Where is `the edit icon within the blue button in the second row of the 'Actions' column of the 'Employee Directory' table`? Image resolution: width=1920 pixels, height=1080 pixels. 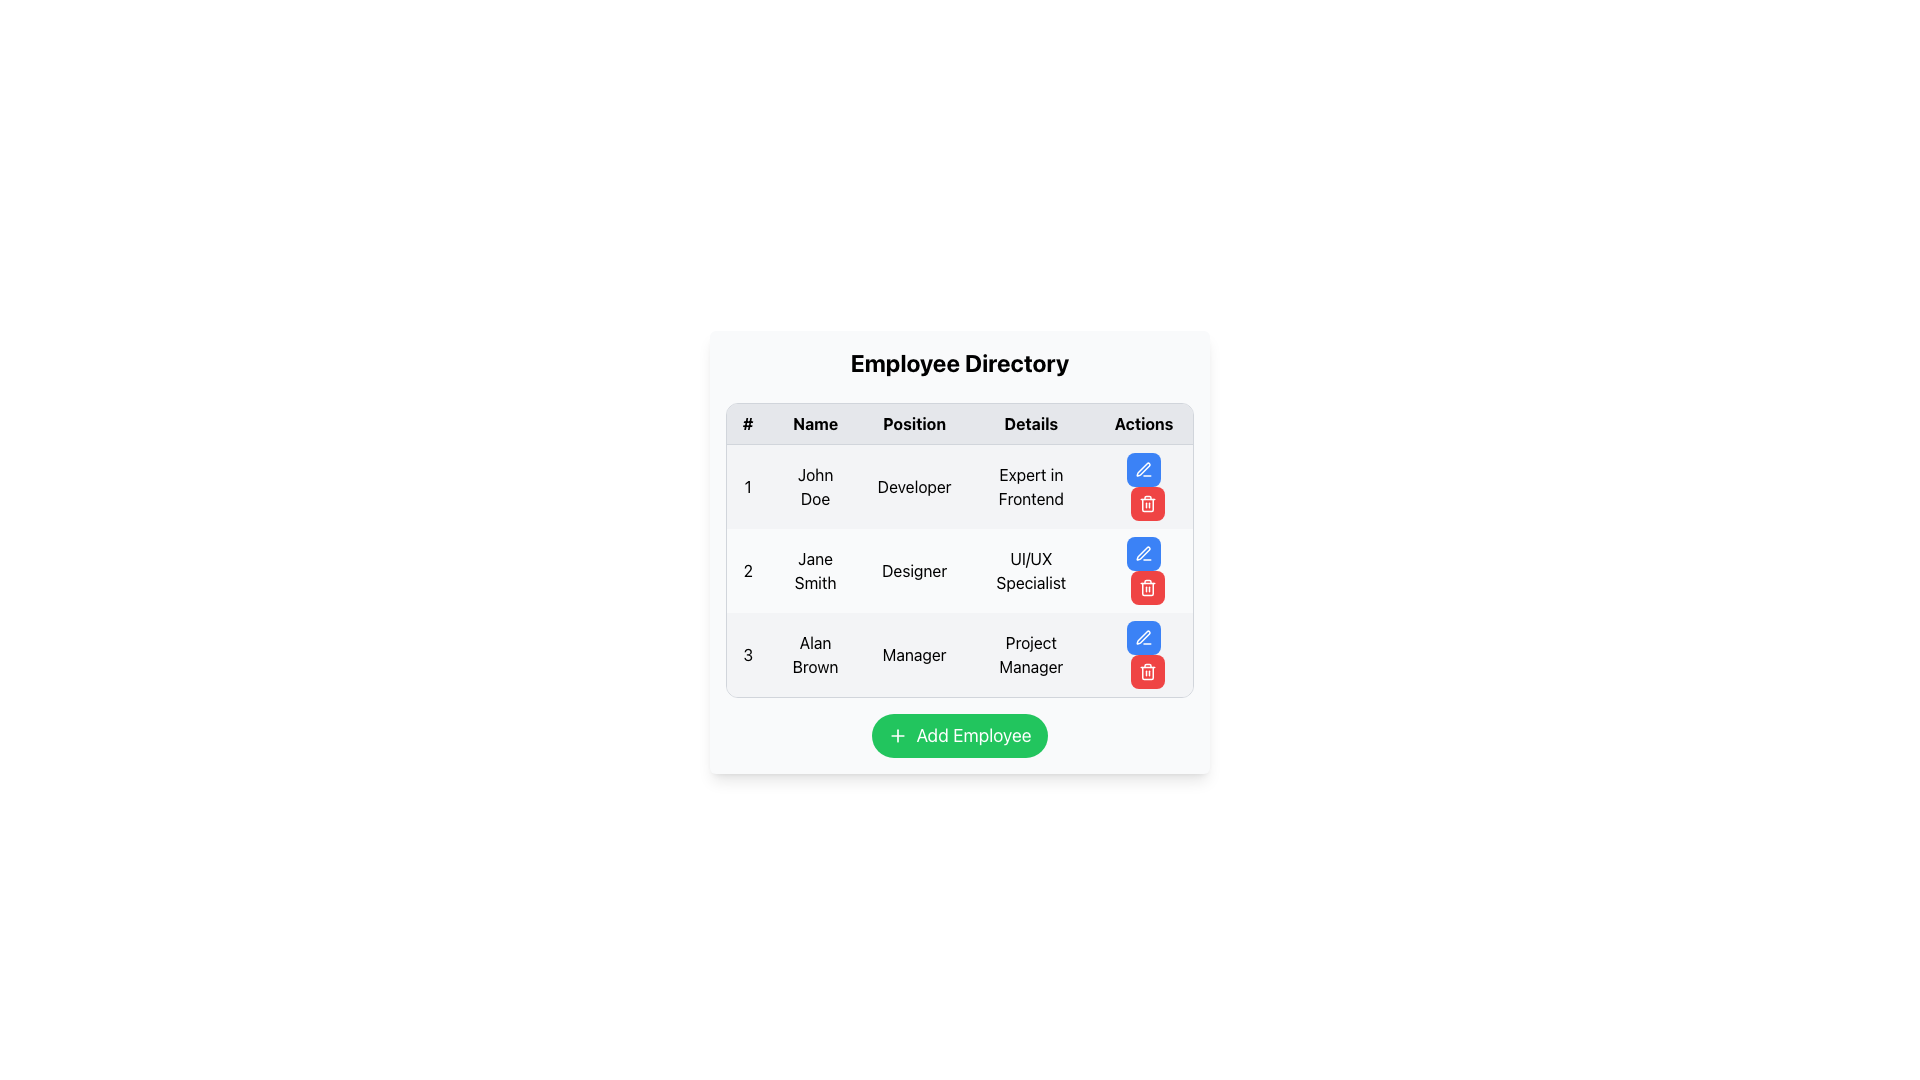 the edit icon within the blue button in the second row of the 'Actions' column of the 'Employee Directory' table is located at coordinates (1144, 470).